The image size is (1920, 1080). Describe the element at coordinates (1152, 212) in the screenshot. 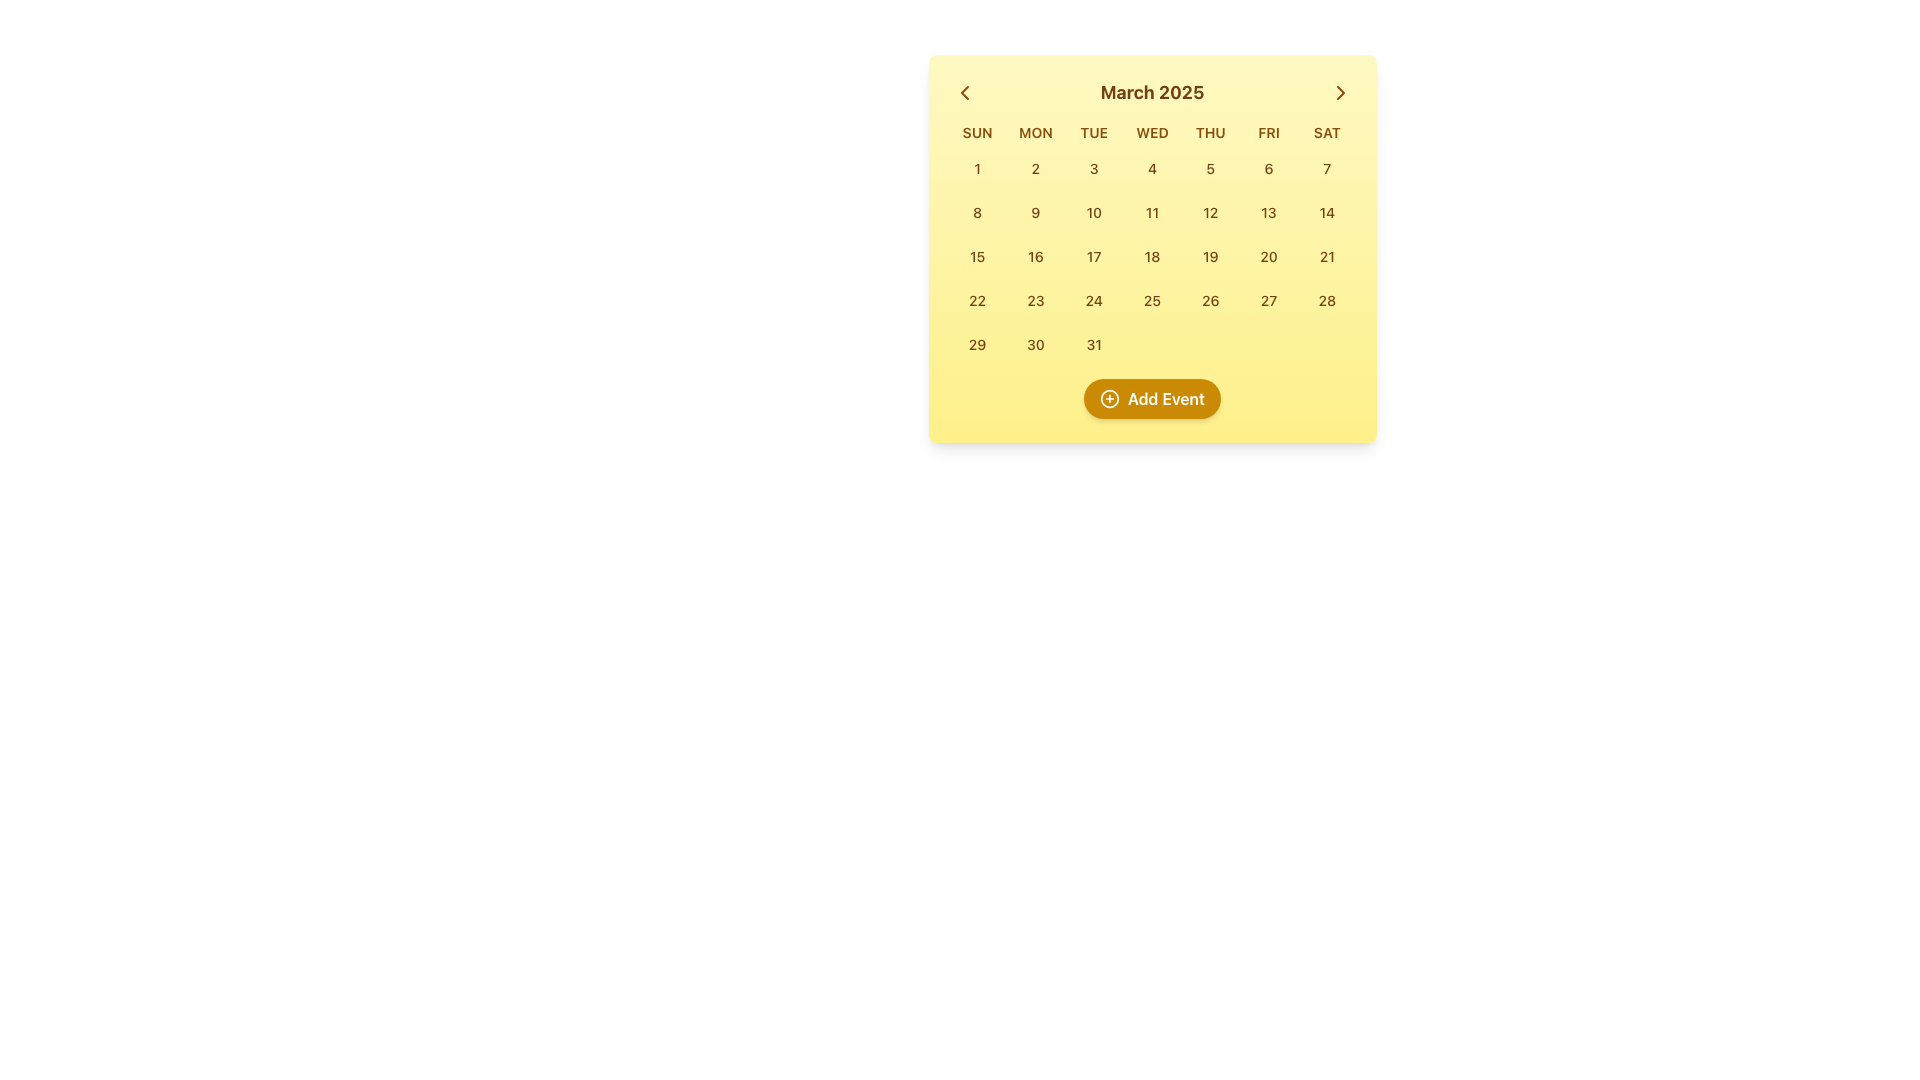

I see `the calendar day cell for the 11th` at that location.